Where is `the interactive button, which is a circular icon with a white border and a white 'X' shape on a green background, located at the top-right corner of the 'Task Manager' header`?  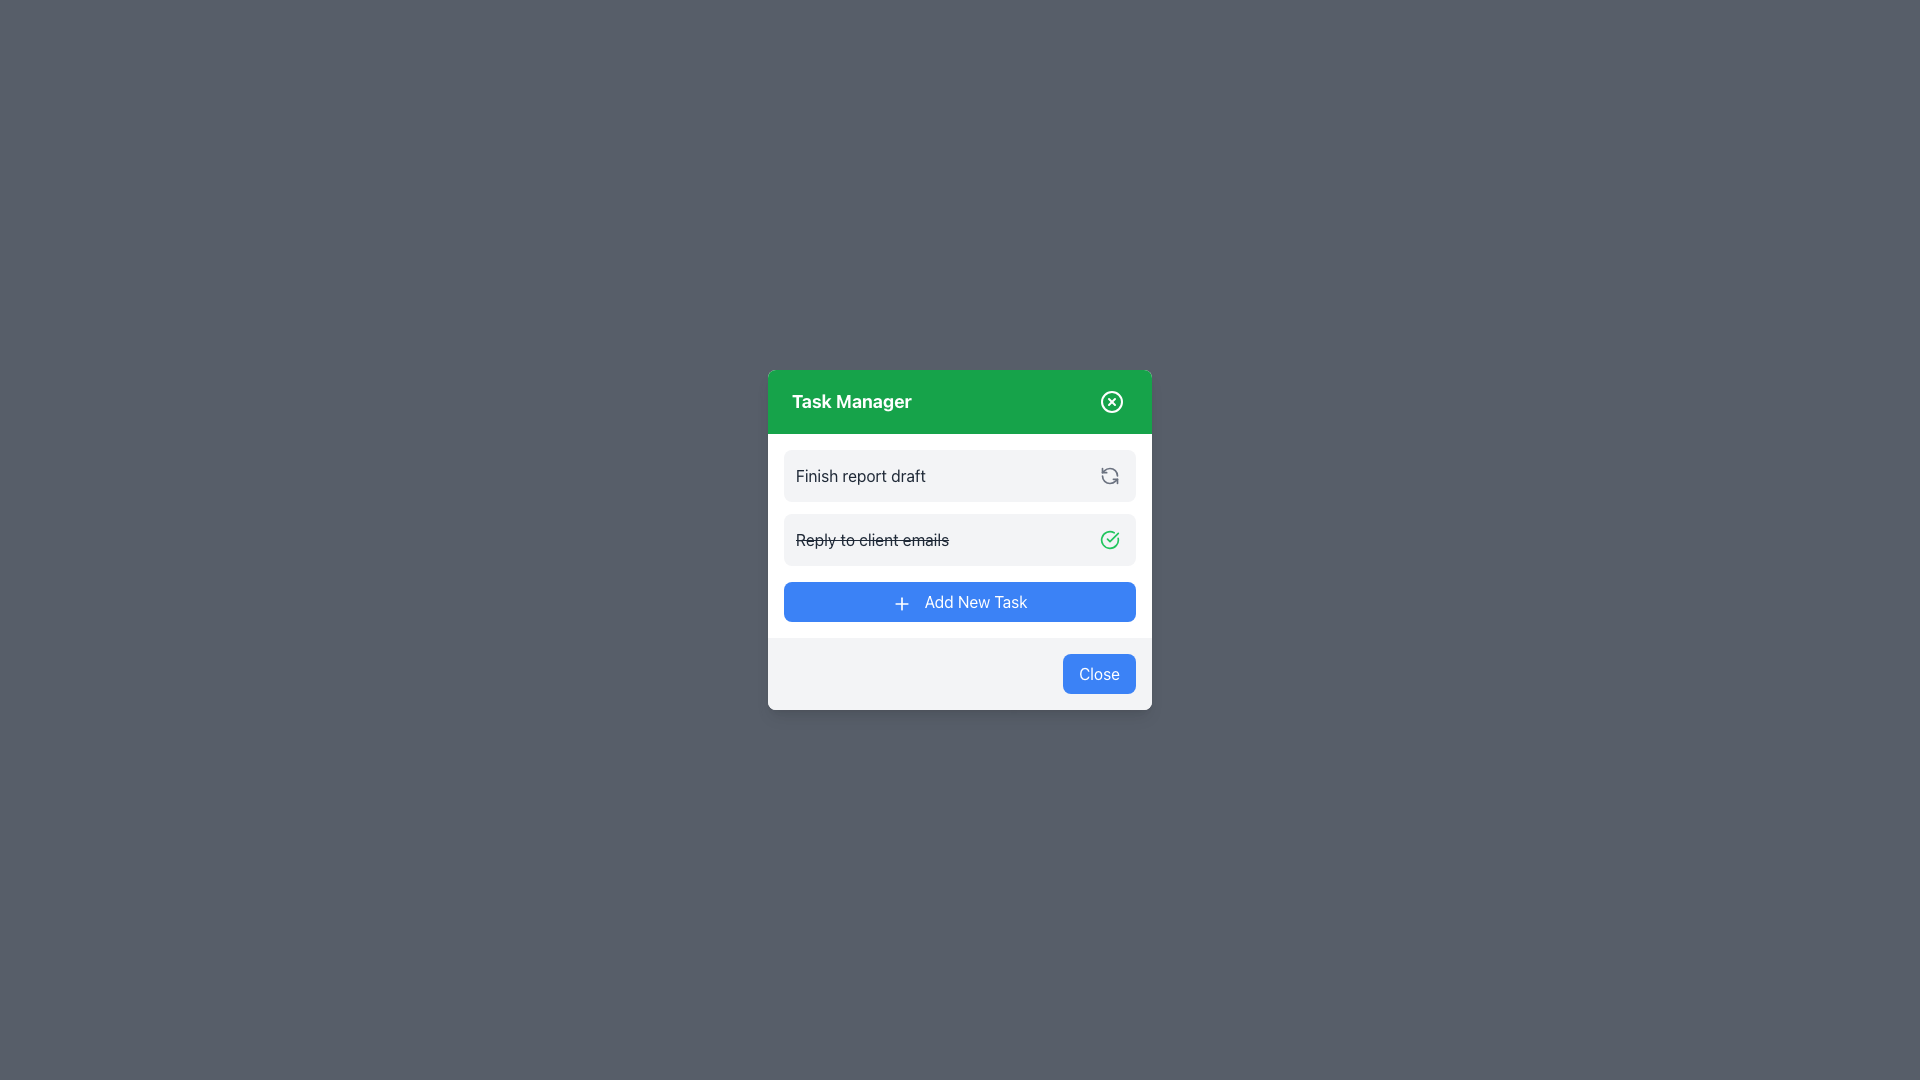
the interactive button, which is a circular icon with a white border and a white 'X' shape on a green background, located at the top-right corner of the 'Task Manager' header is located at coordinates (1111, 401).